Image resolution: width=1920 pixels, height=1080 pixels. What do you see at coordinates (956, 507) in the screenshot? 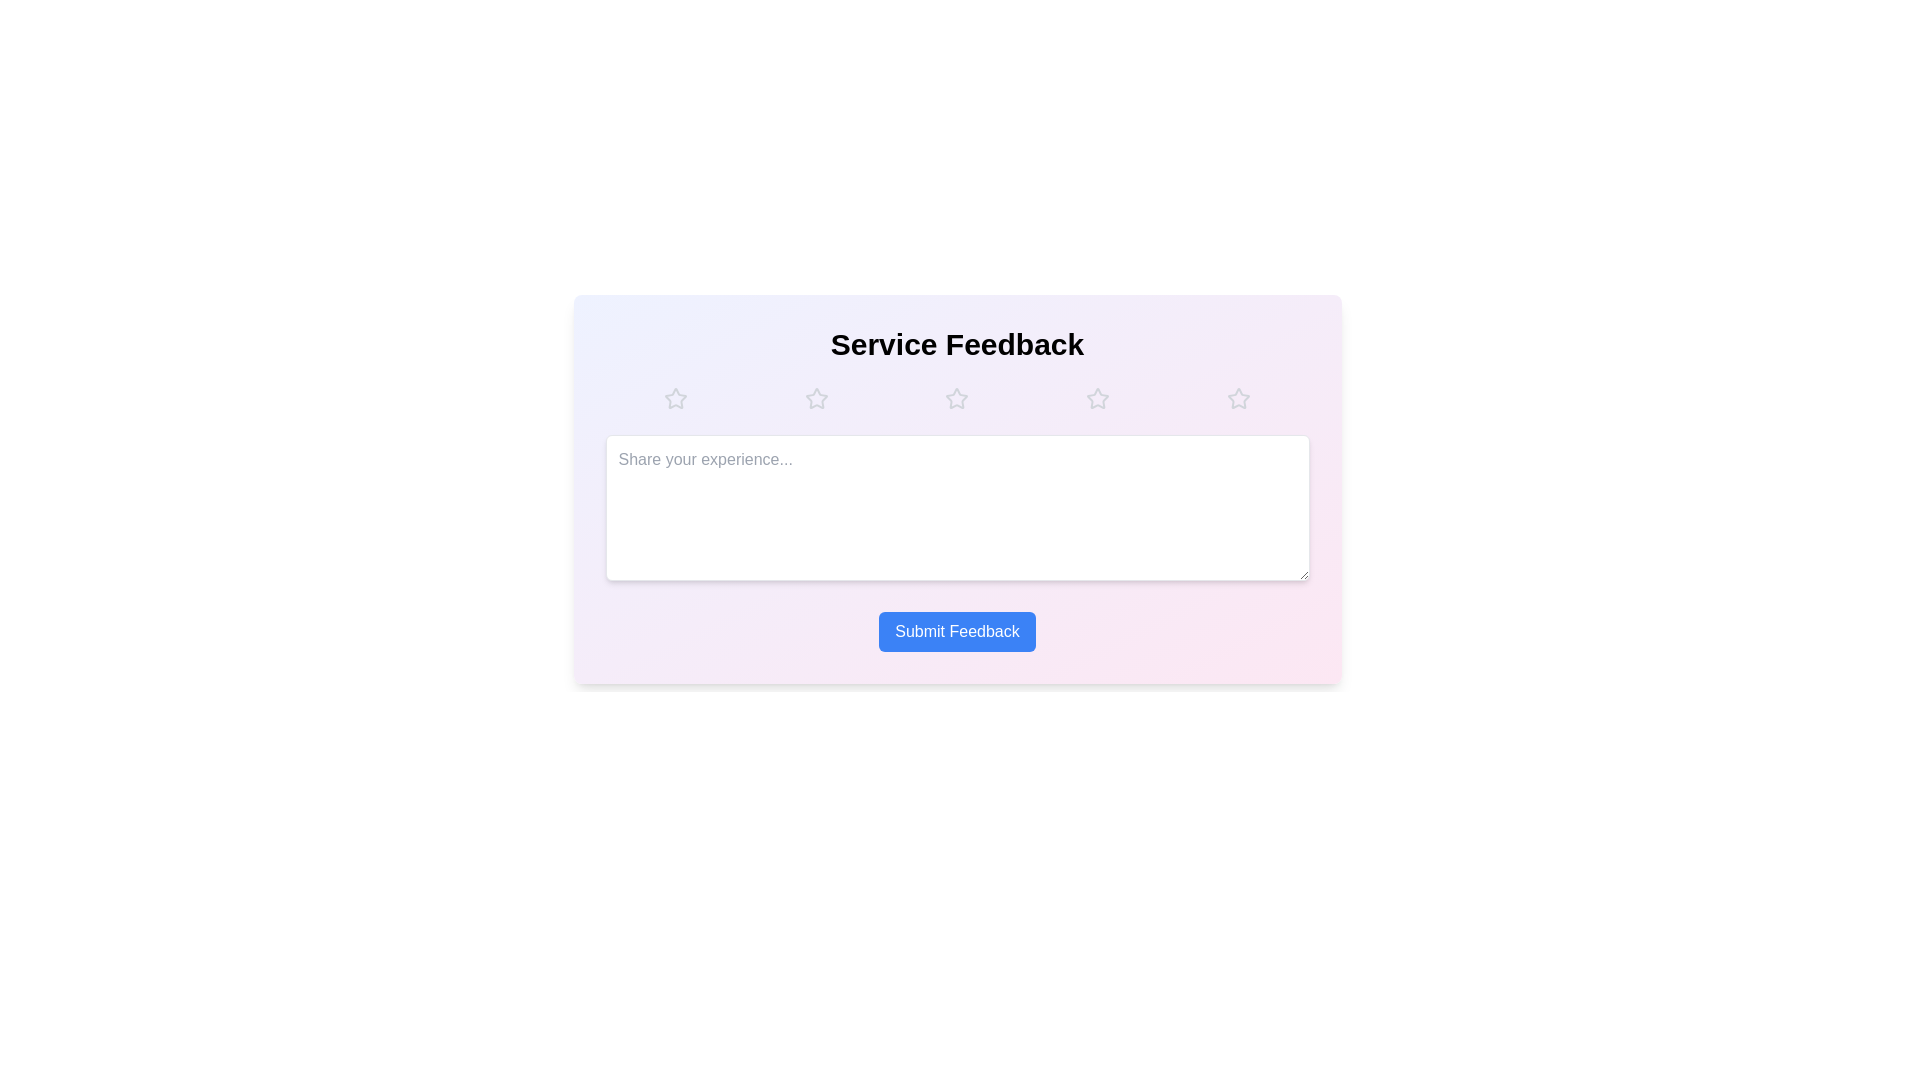
I see `the feedback text area to focus and input text` at bounding box center [956, 507].